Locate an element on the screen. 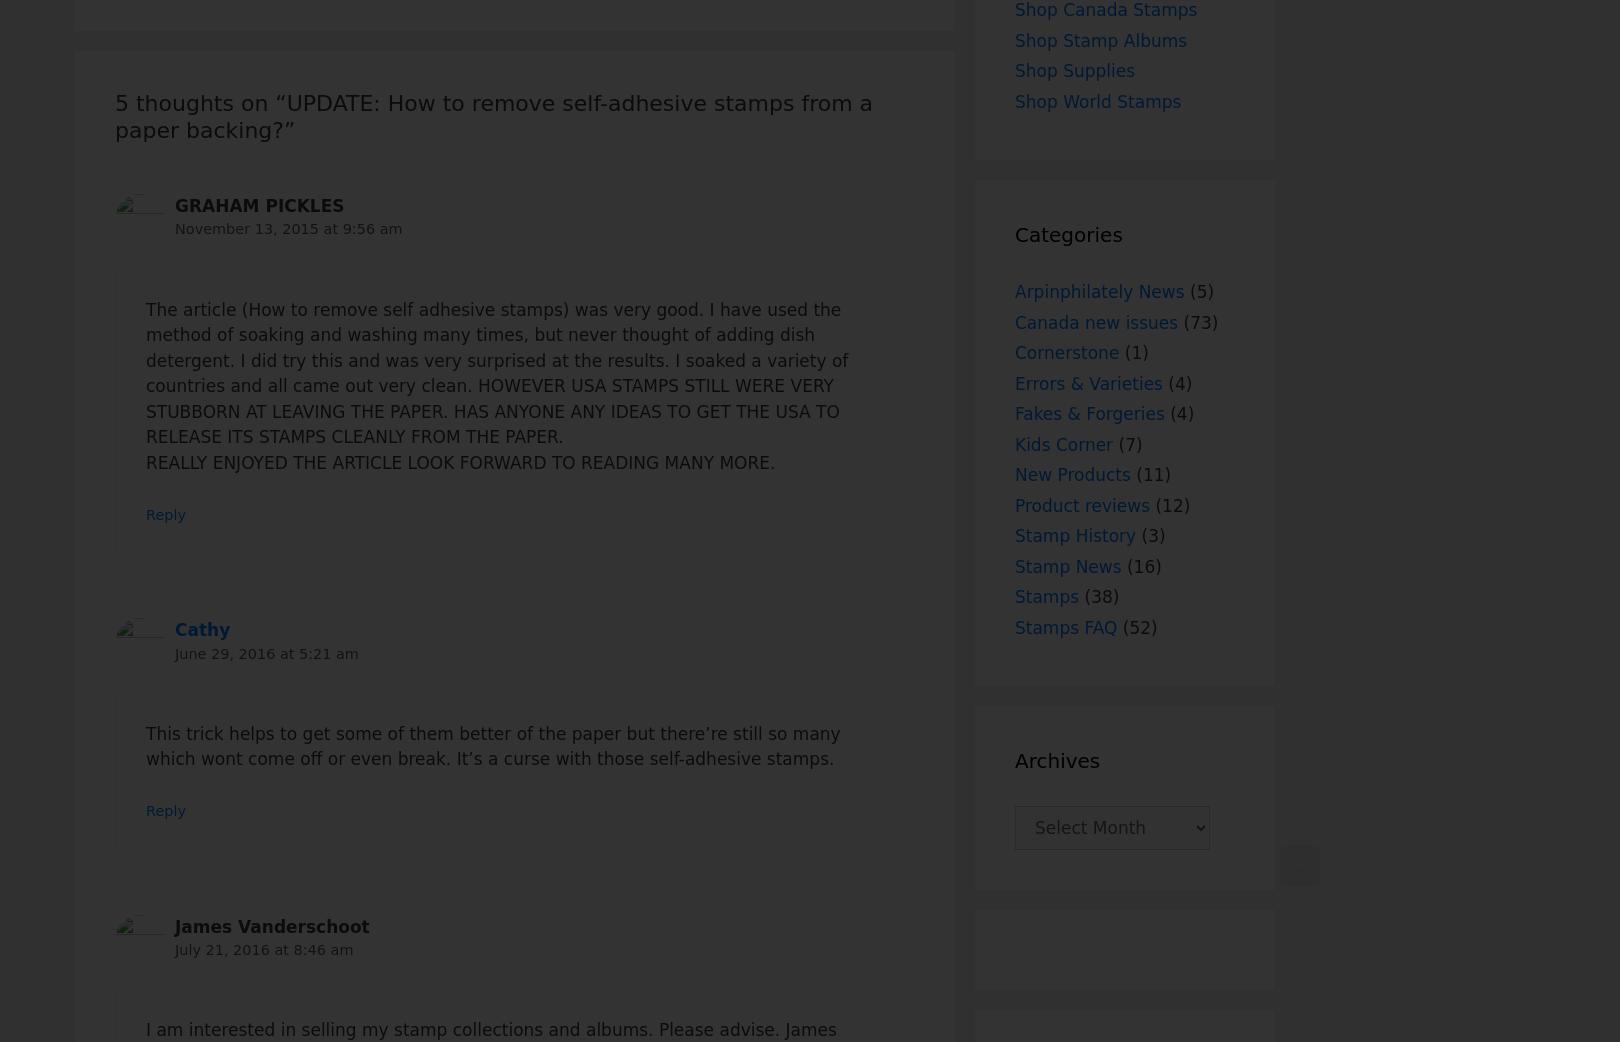 Image resolution: width=1620 pixels, height=1042 pixels. 'Stamp History' is located at coordinates (1074, 535).